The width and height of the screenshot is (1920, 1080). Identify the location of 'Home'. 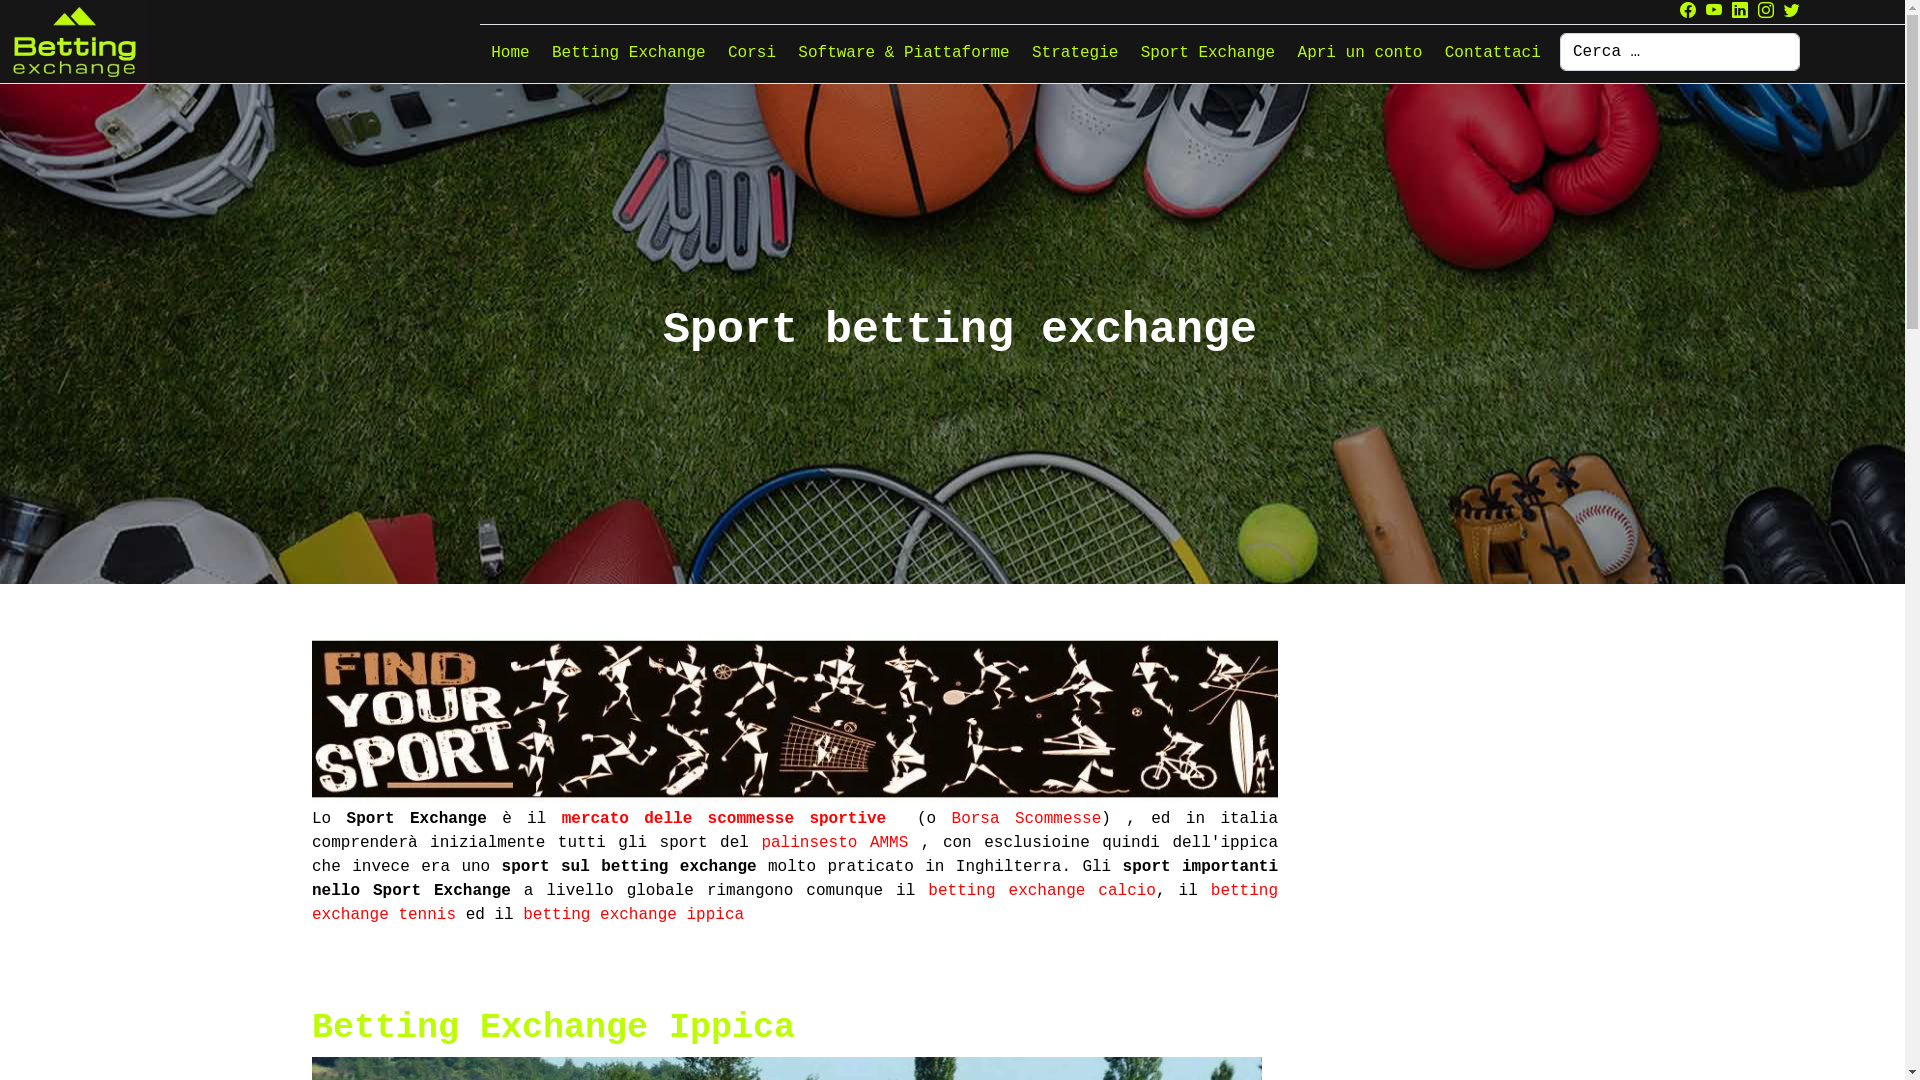
(510, 52).